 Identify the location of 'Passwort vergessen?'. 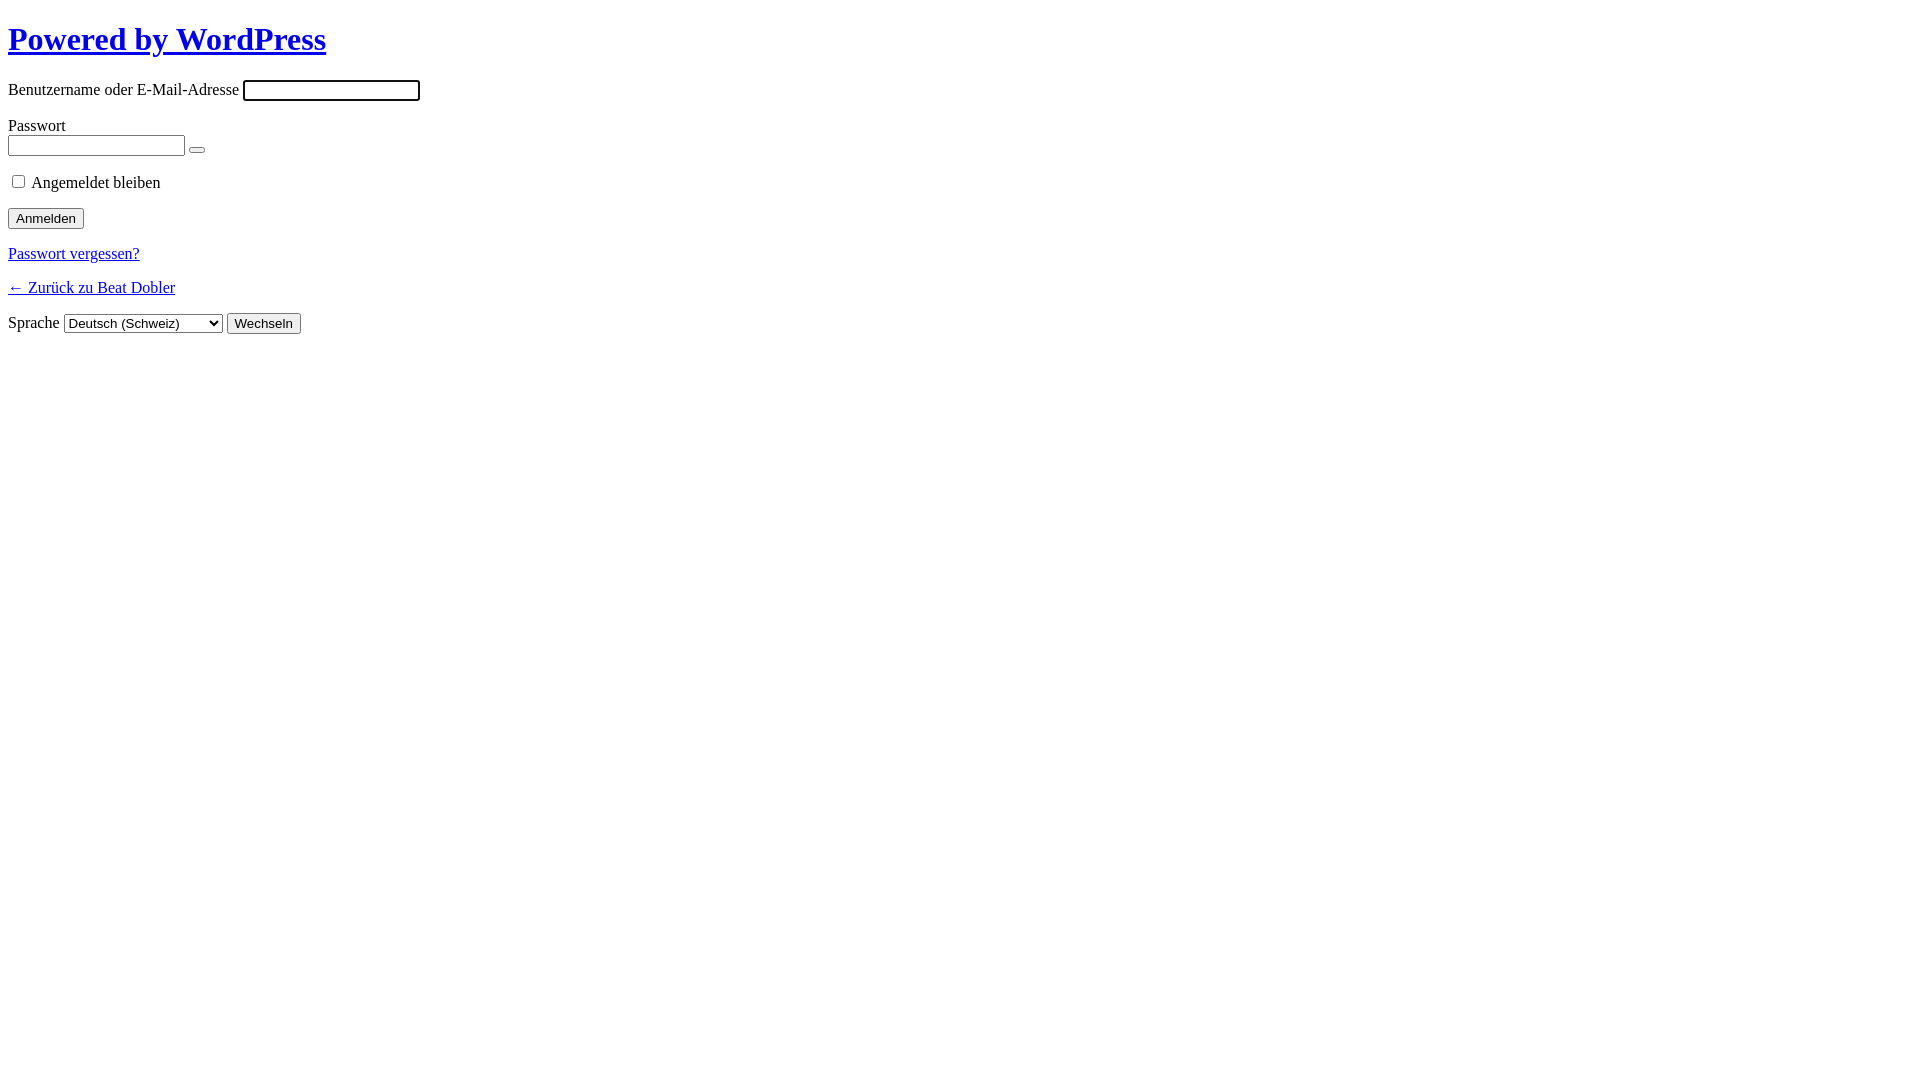
(8, 252).